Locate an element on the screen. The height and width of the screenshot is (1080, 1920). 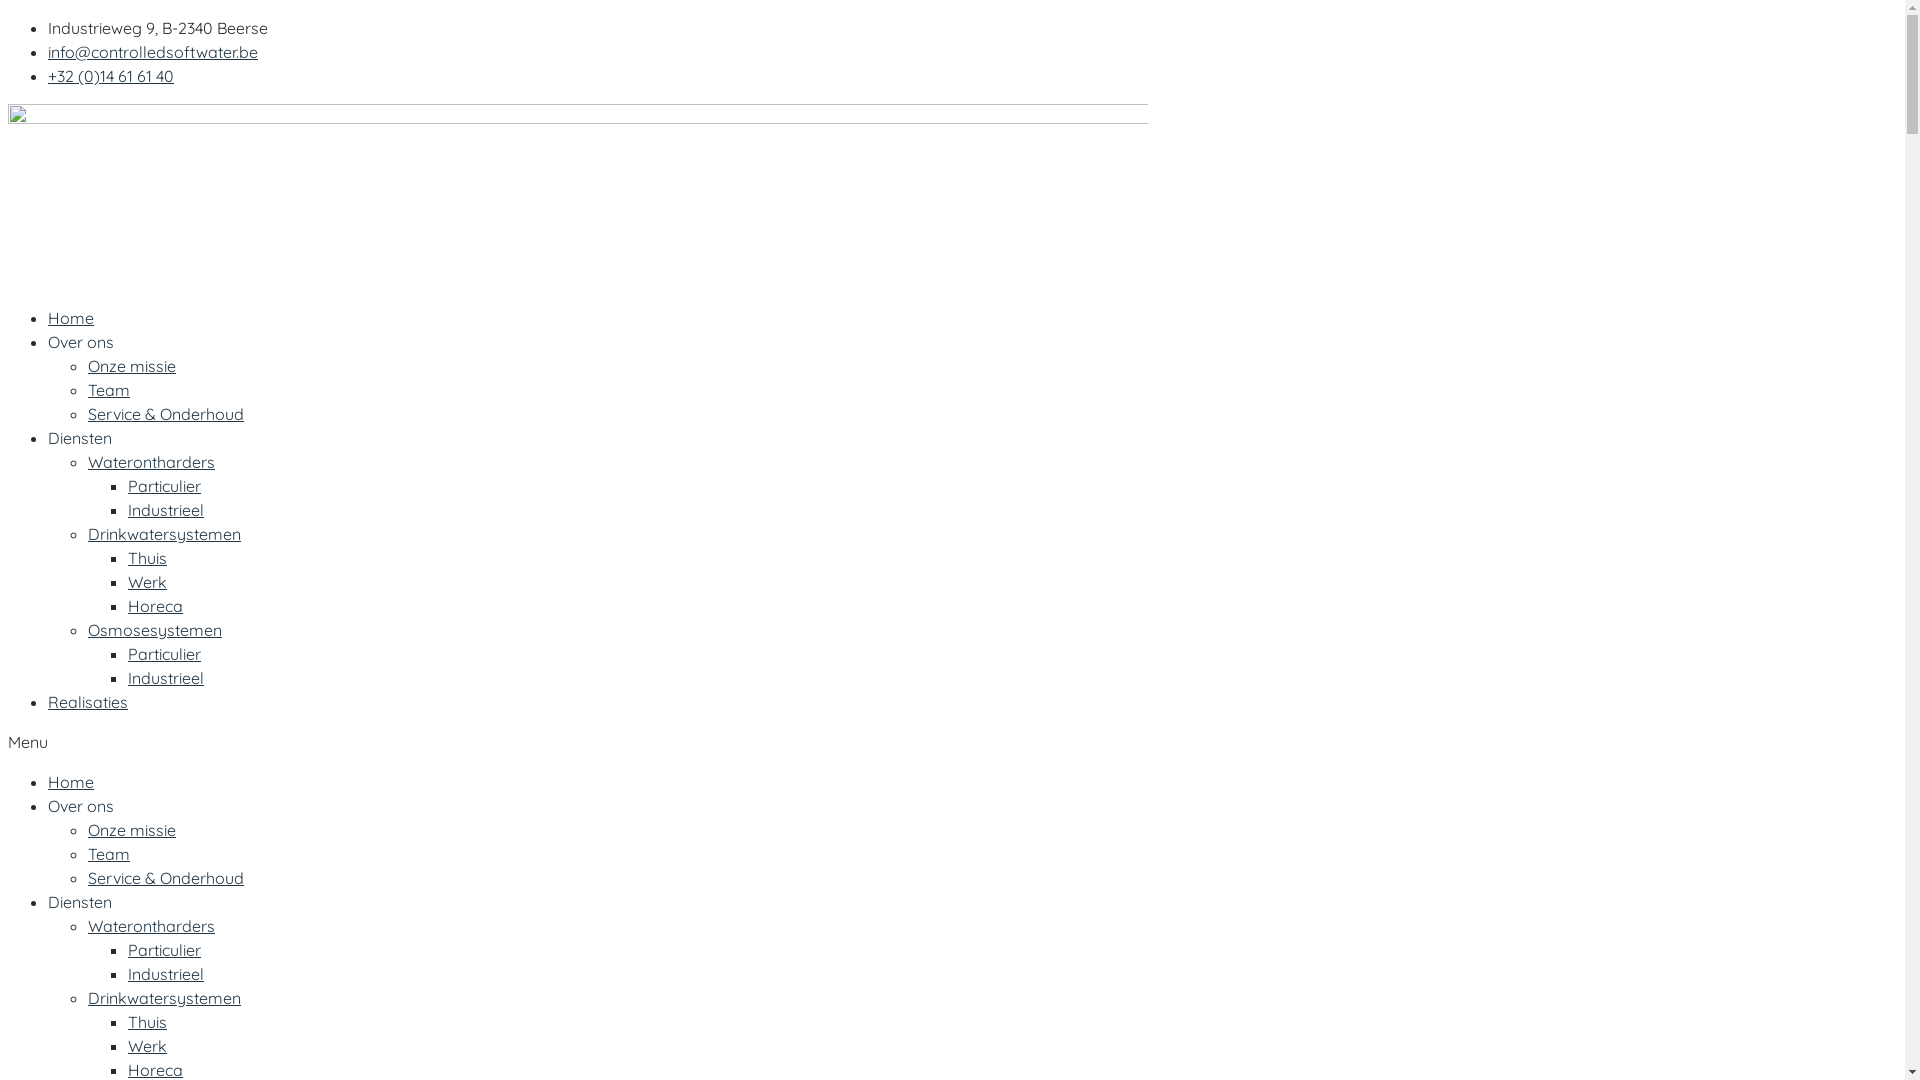
'Team' is located at coordinates (86, 853).